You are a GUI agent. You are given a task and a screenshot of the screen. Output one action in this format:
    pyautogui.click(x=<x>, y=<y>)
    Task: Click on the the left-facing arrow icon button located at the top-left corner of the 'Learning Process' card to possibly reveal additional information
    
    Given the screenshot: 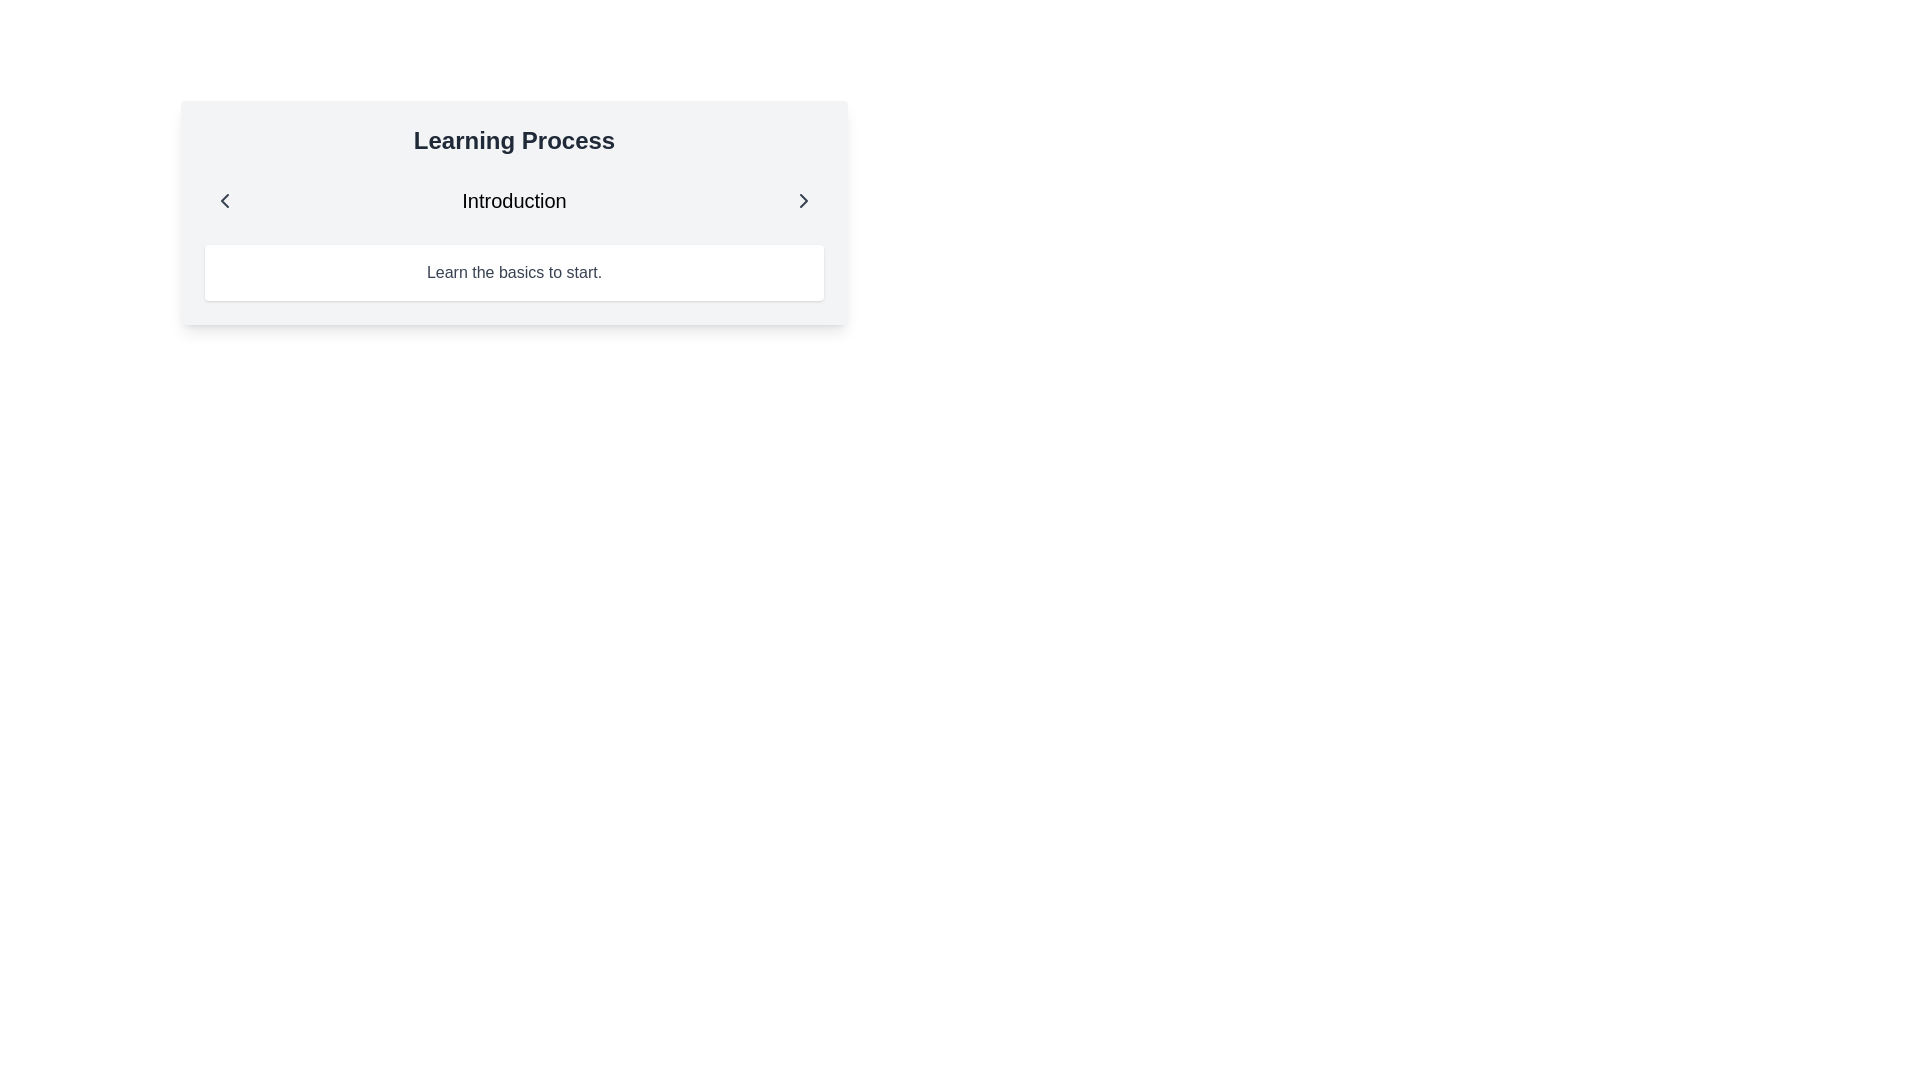 What is the action you would take?
    pyautogui.click(x=225, y=200)
    